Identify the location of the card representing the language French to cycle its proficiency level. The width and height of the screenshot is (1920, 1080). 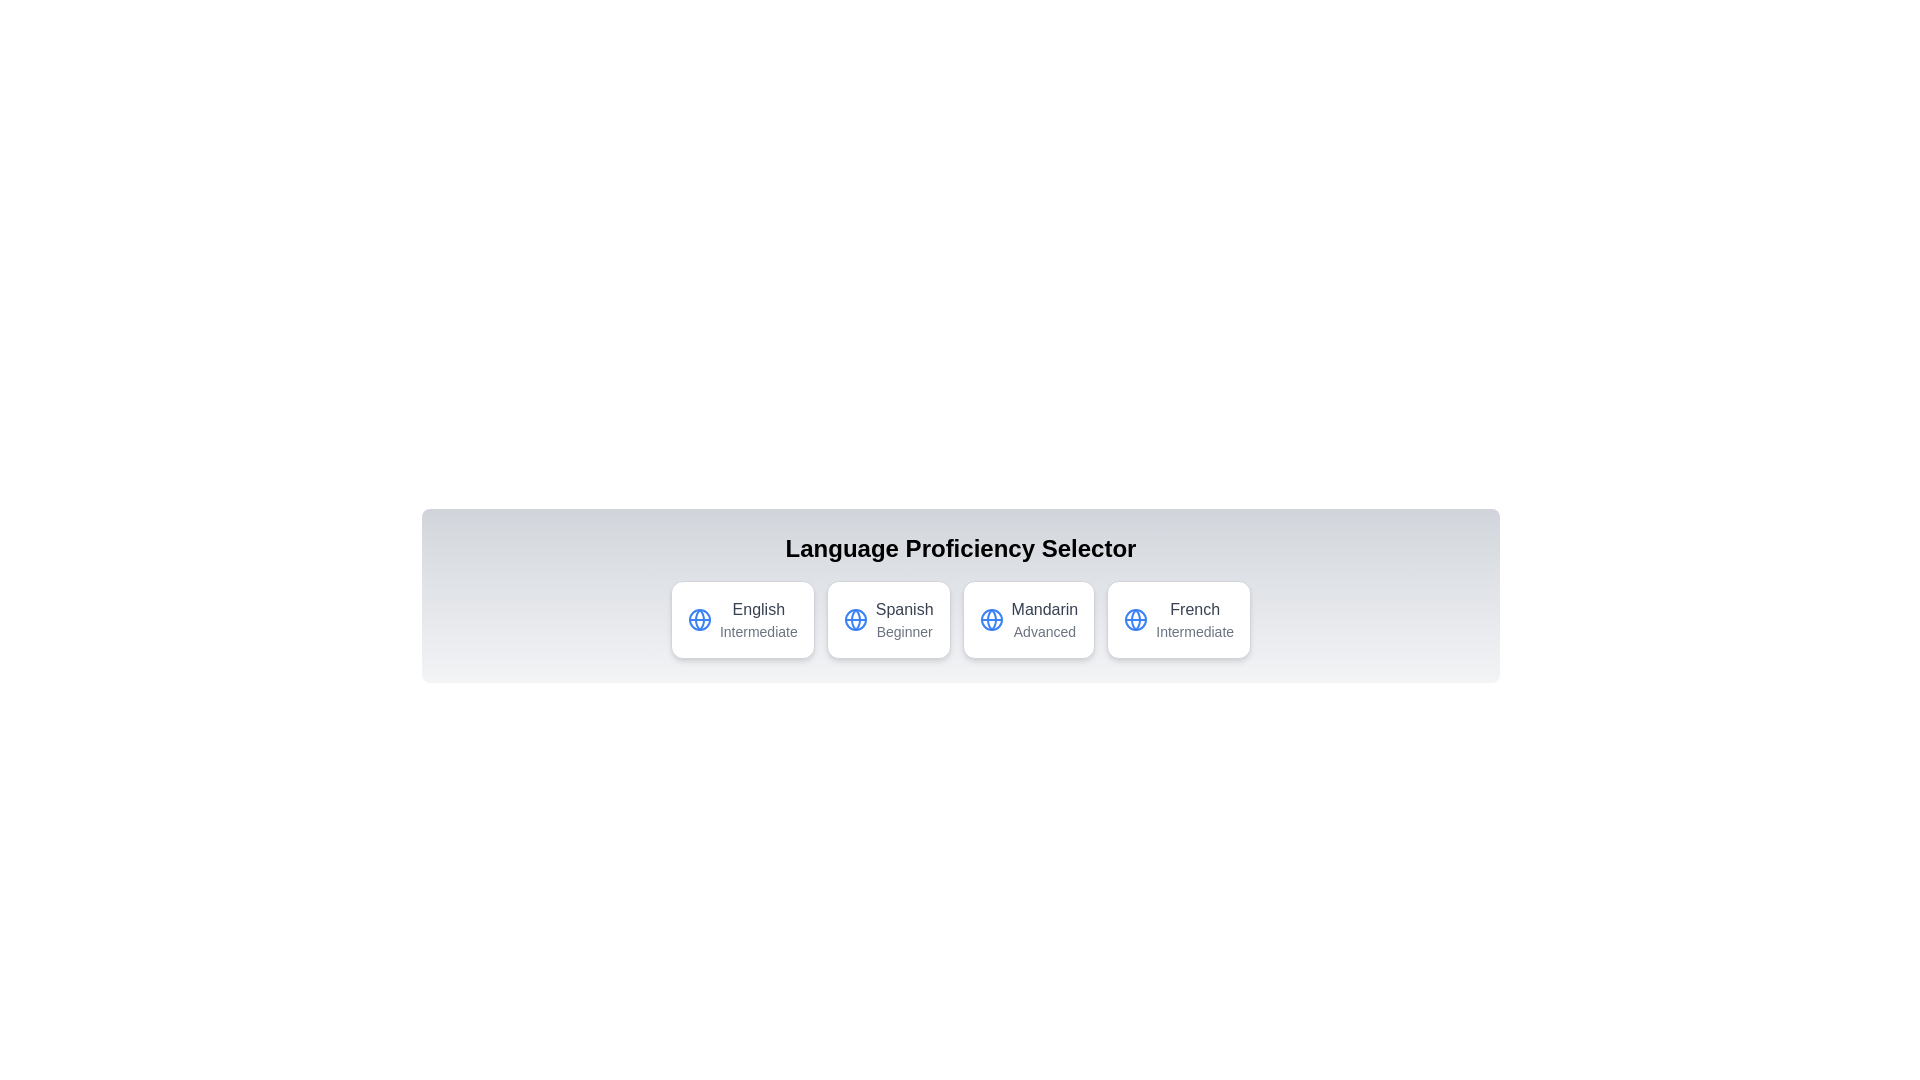
(1179, 619).